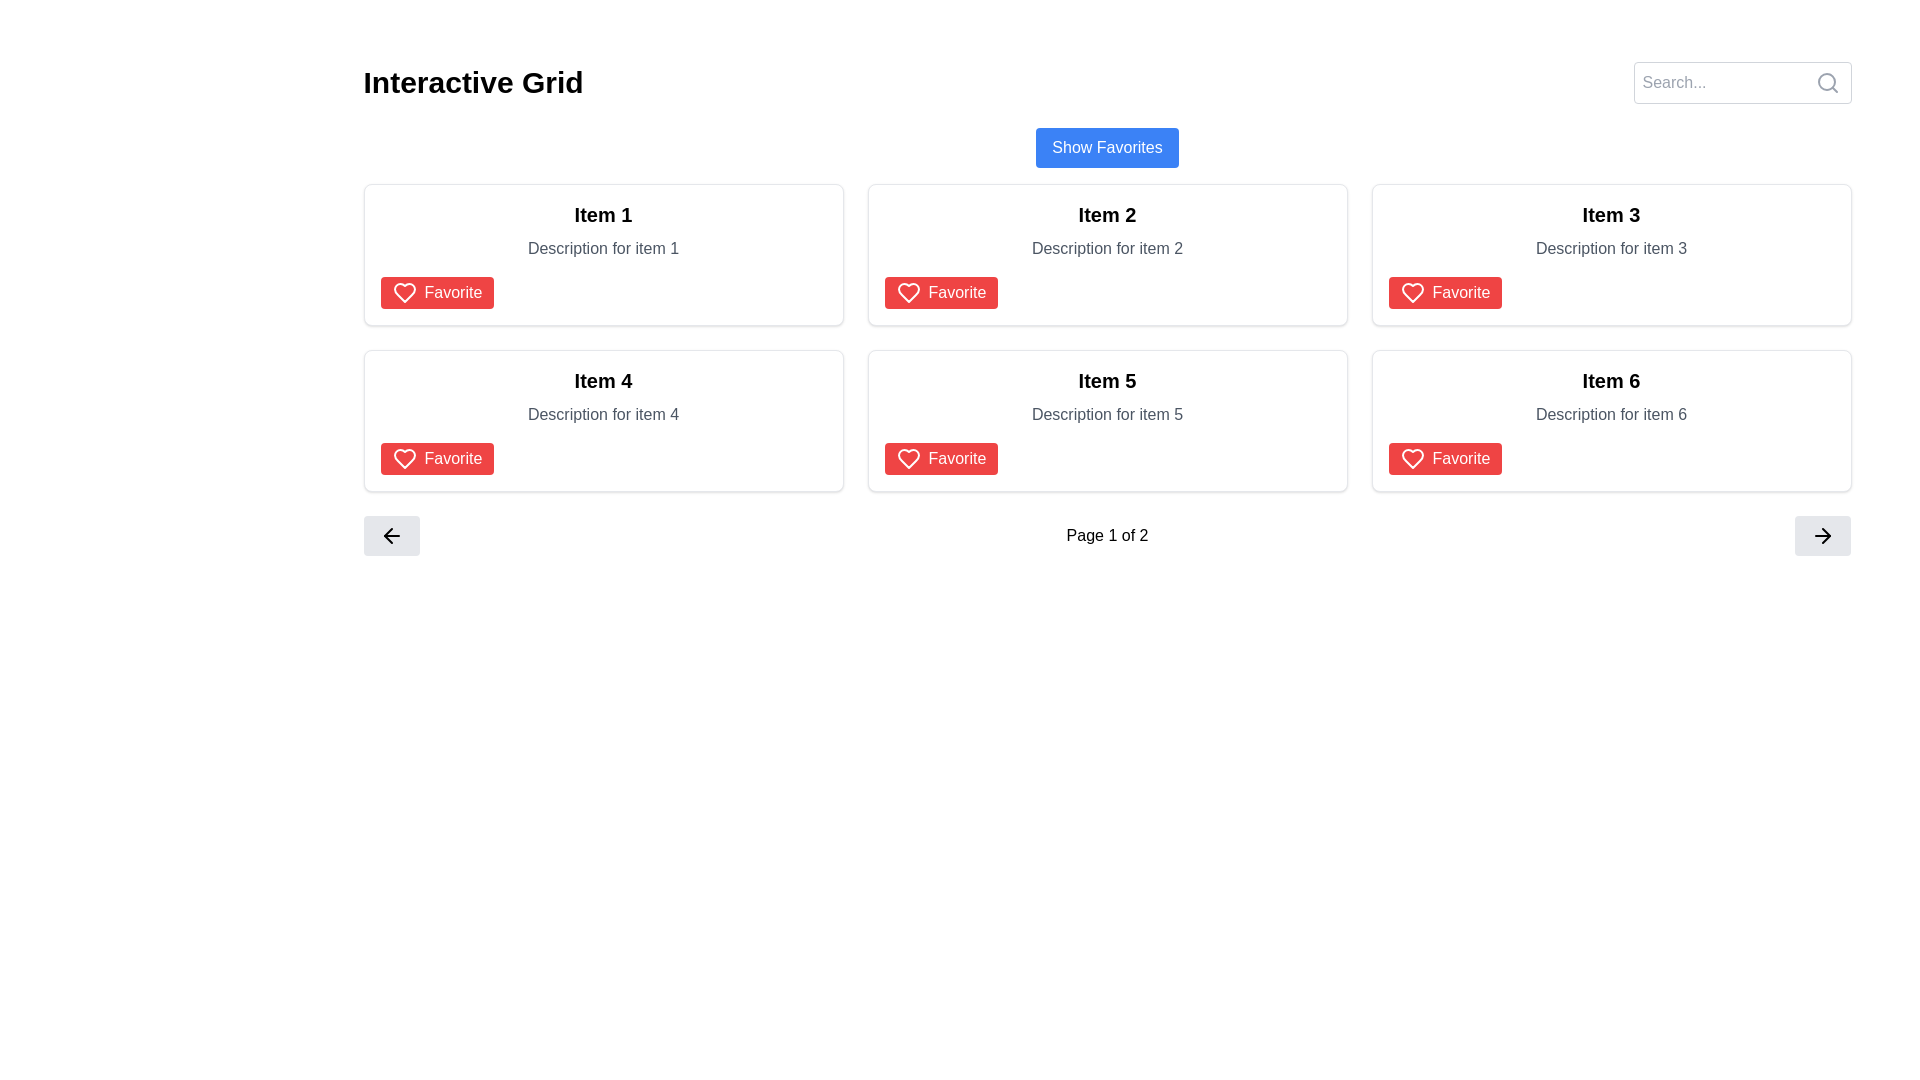 The image size is (1920, 1080). What do you see at coordinates (907, 459) in the screenshot?
I see `the heart icon representing the 'Favorite' functionality located beneath the 'Item 5' card in the second row of the interactive grid layout` at bounding box center [907, 459].